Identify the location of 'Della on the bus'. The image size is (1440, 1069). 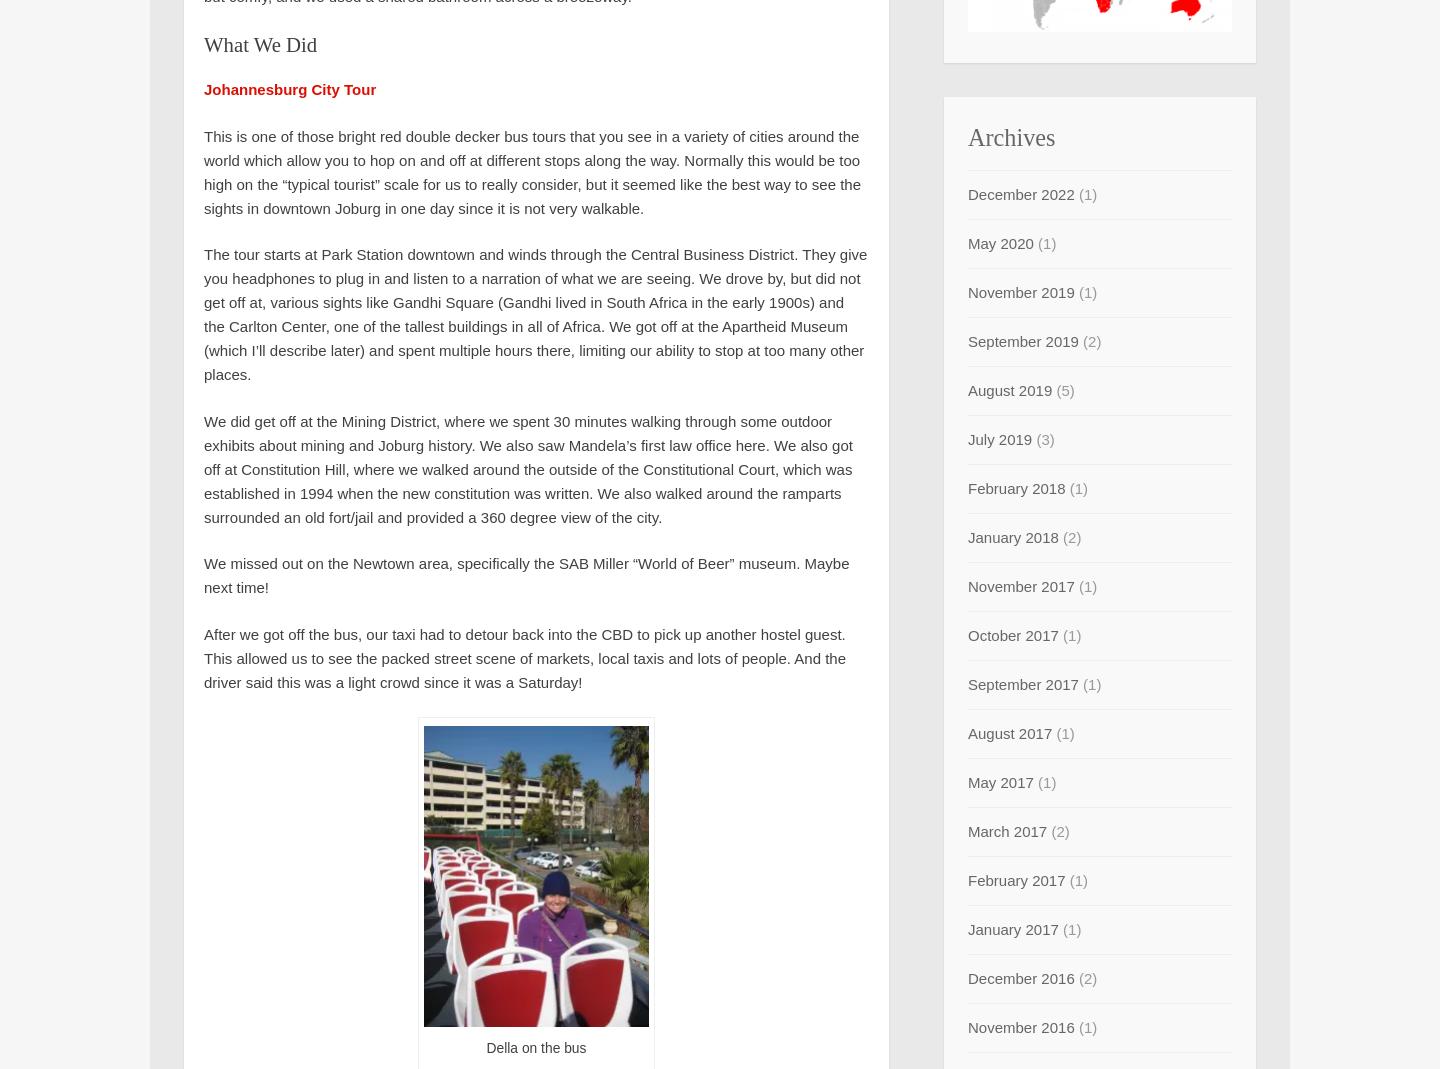
(534, 1048).